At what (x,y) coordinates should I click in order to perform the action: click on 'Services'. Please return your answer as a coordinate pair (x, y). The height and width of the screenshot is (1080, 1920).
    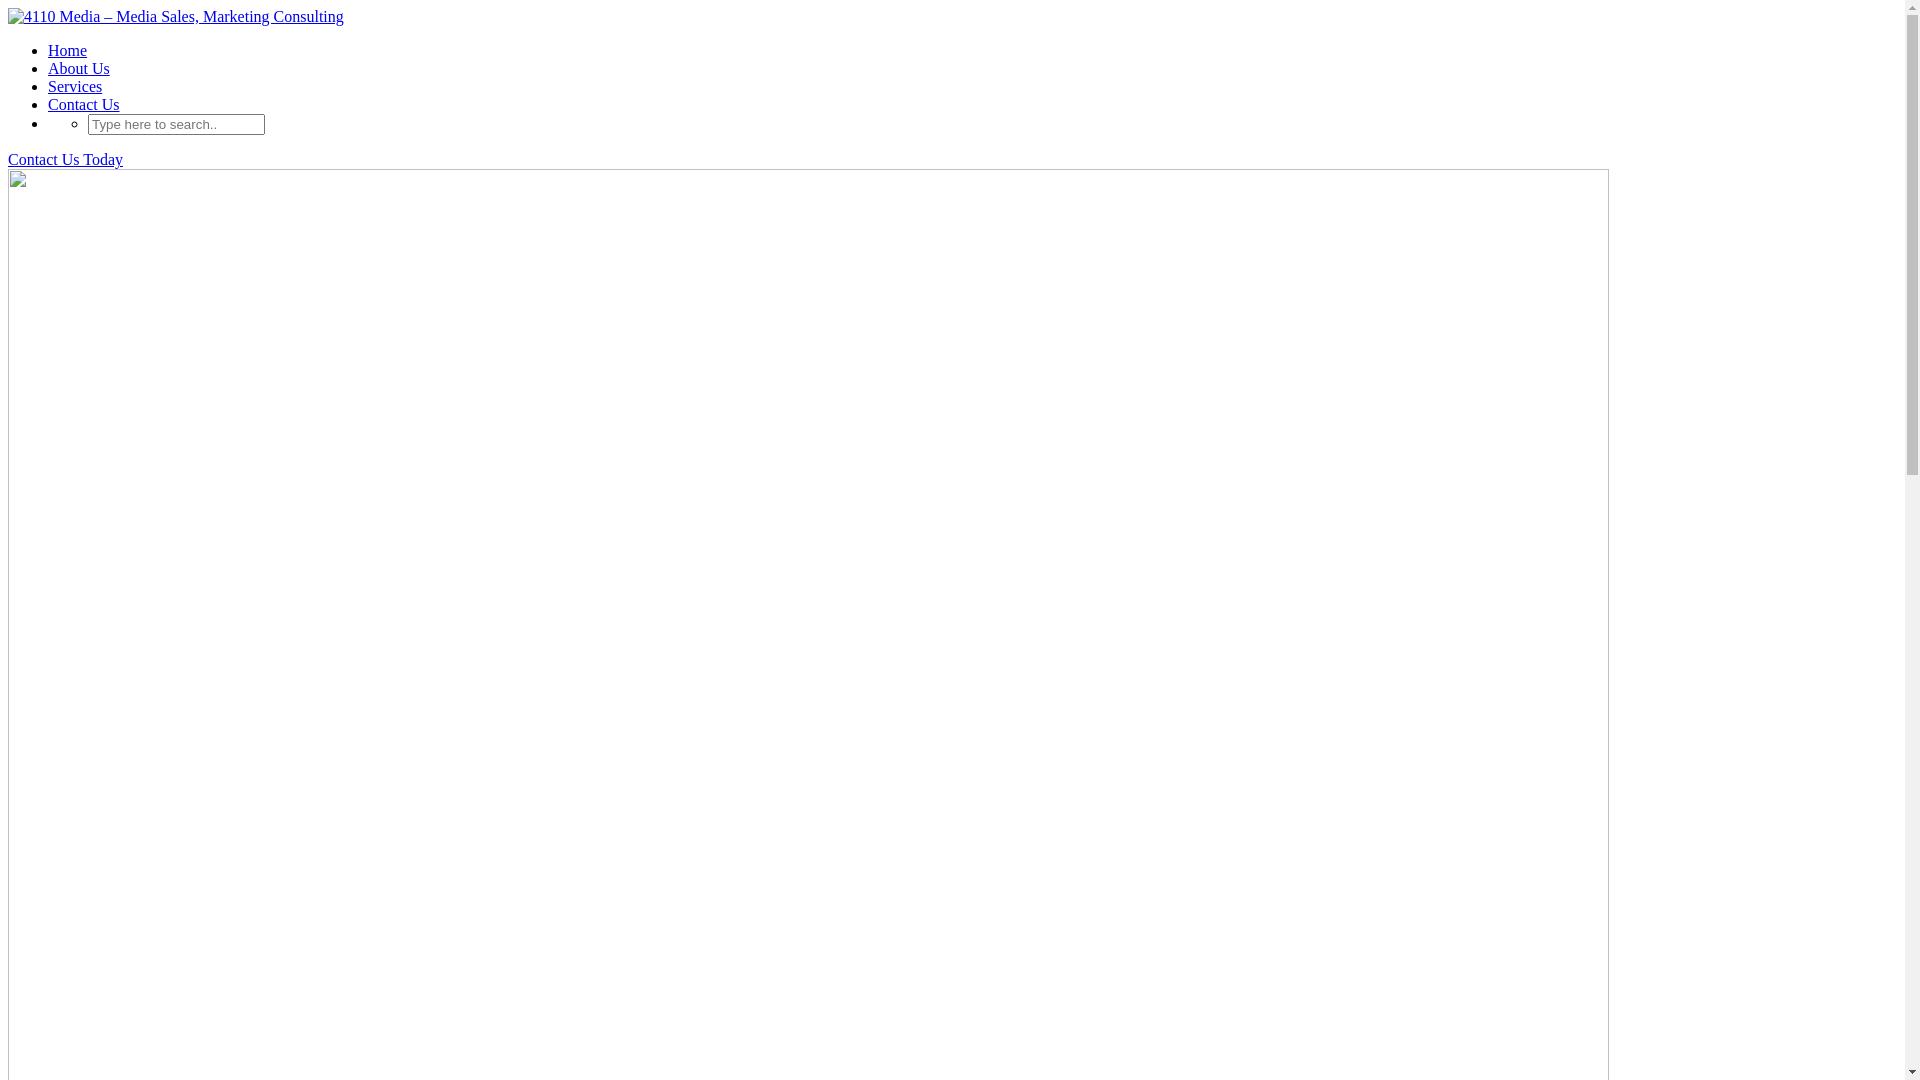
    Looking at the image, I should click on (75, 85).